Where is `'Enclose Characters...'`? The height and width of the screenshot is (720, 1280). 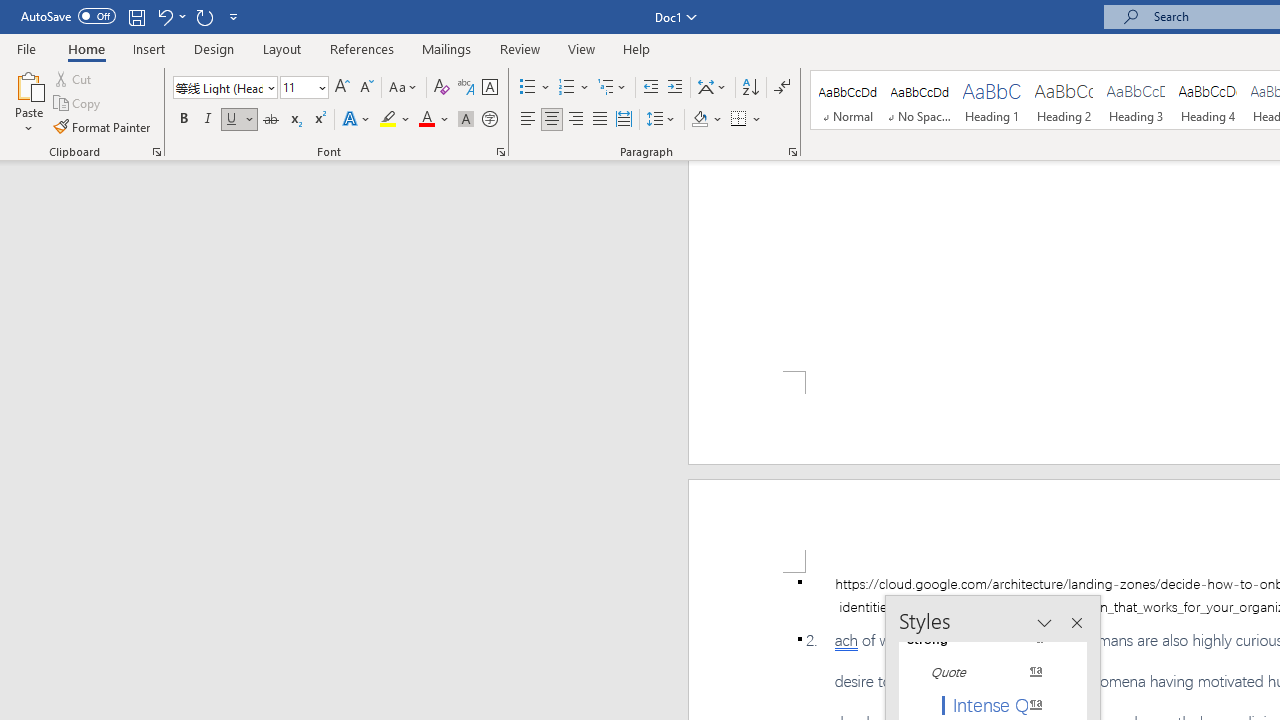
'Enclose Characters...' is located at coordinates (489, 119).